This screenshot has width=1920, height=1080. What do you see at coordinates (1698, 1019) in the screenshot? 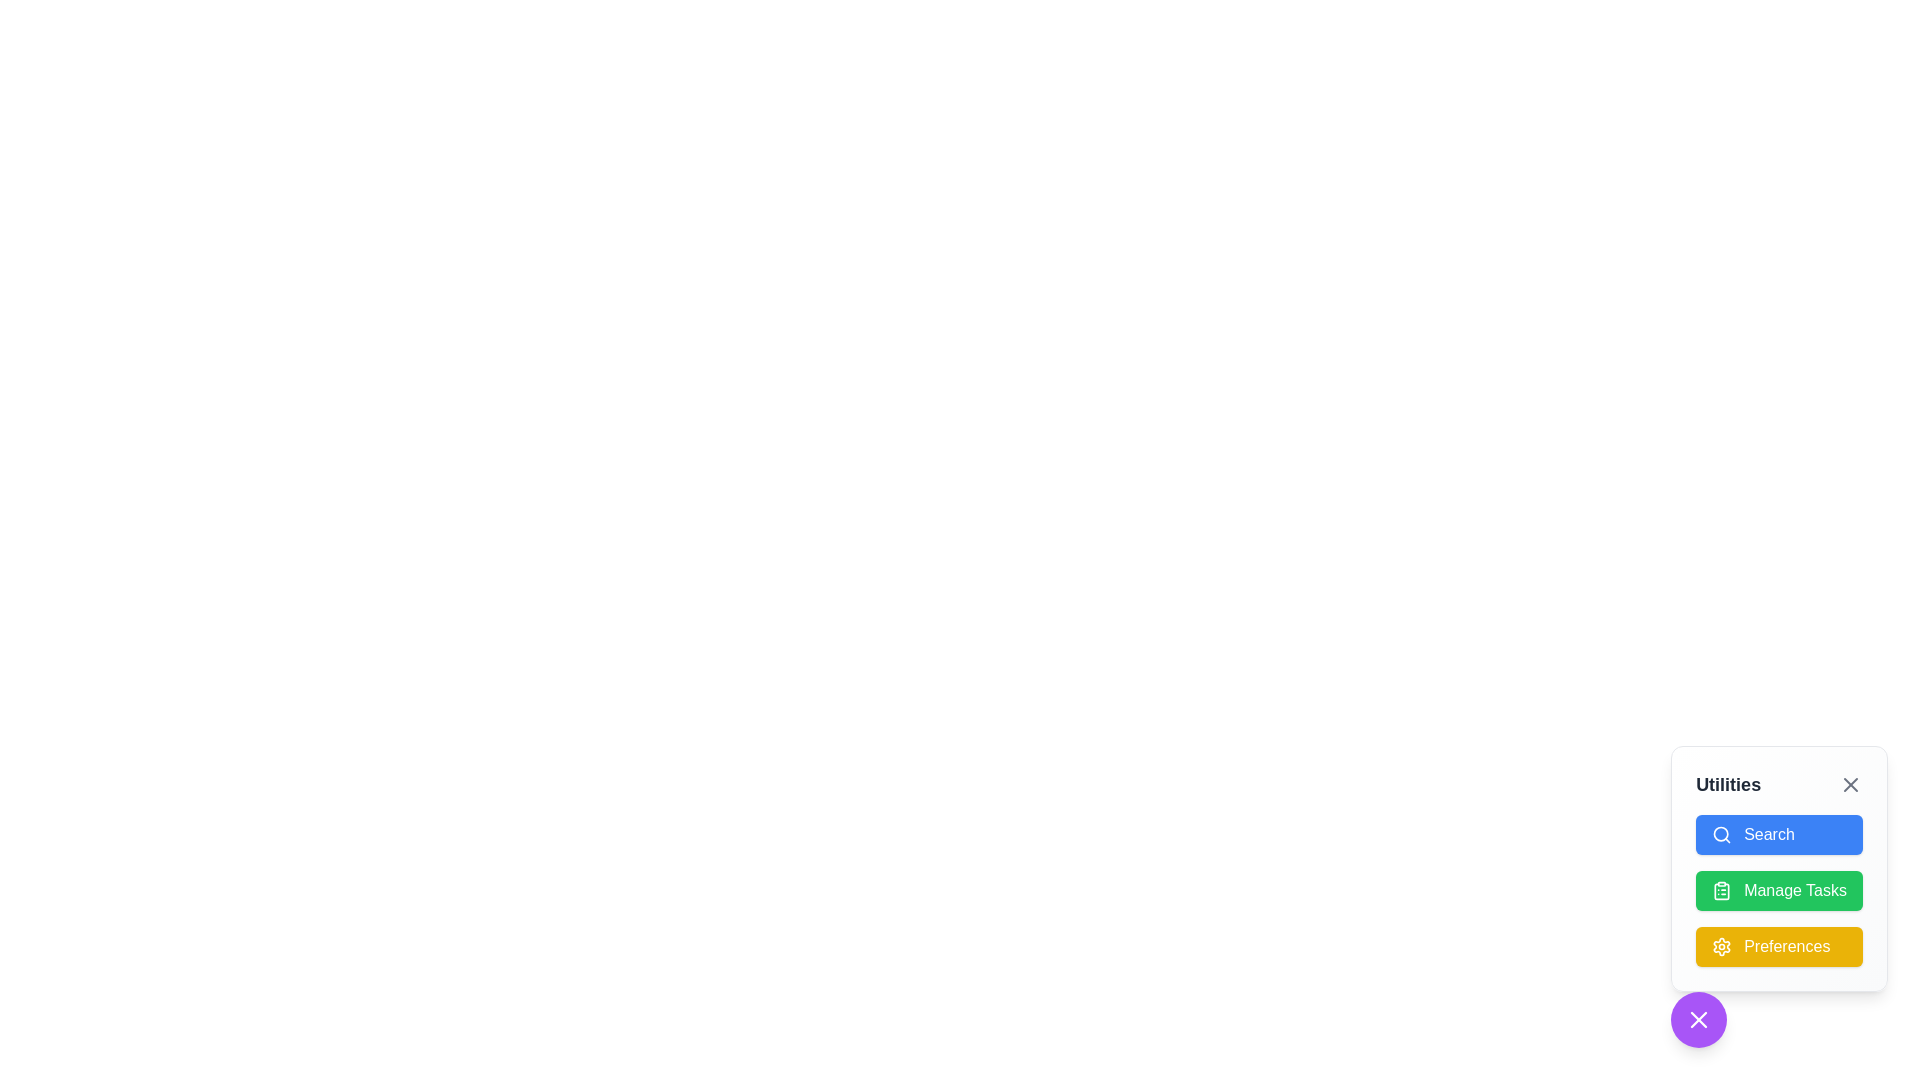
I see `the close button located` at bounding box center [1698, 1019].